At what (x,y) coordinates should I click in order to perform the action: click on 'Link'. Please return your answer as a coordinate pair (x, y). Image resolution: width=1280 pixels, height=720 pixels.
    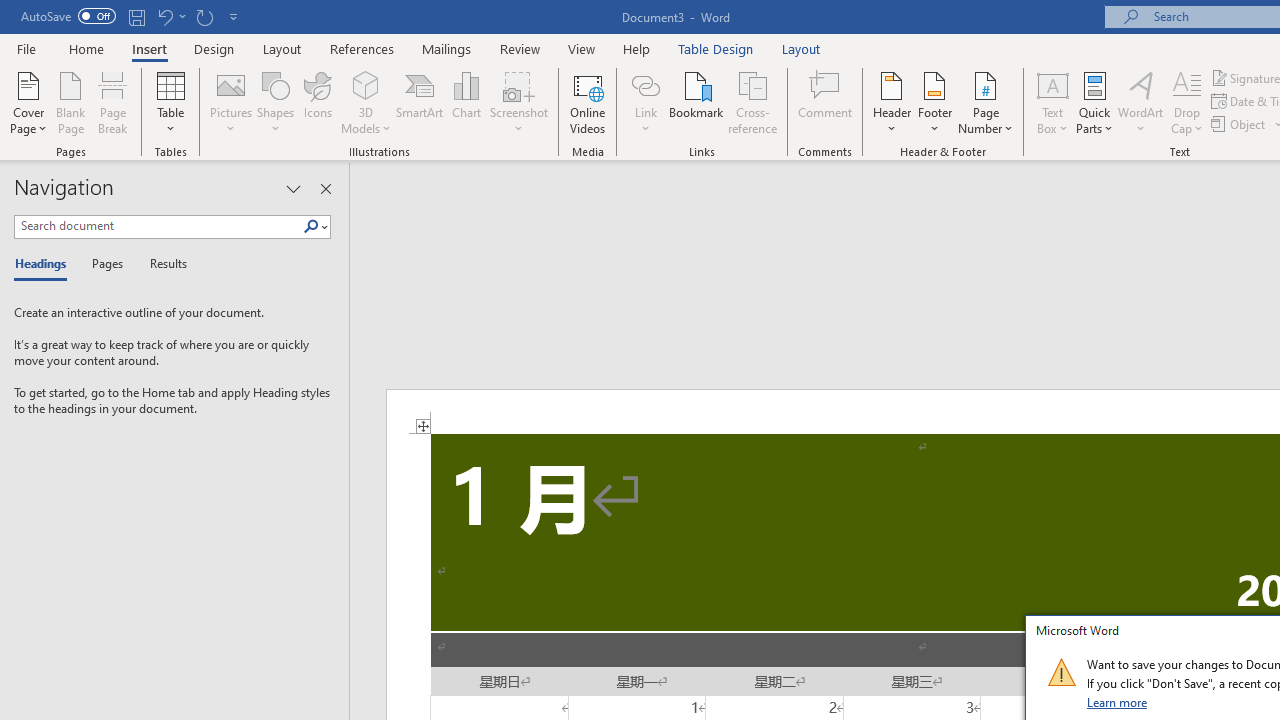
    Looking at the image, I should click on (645, 84).